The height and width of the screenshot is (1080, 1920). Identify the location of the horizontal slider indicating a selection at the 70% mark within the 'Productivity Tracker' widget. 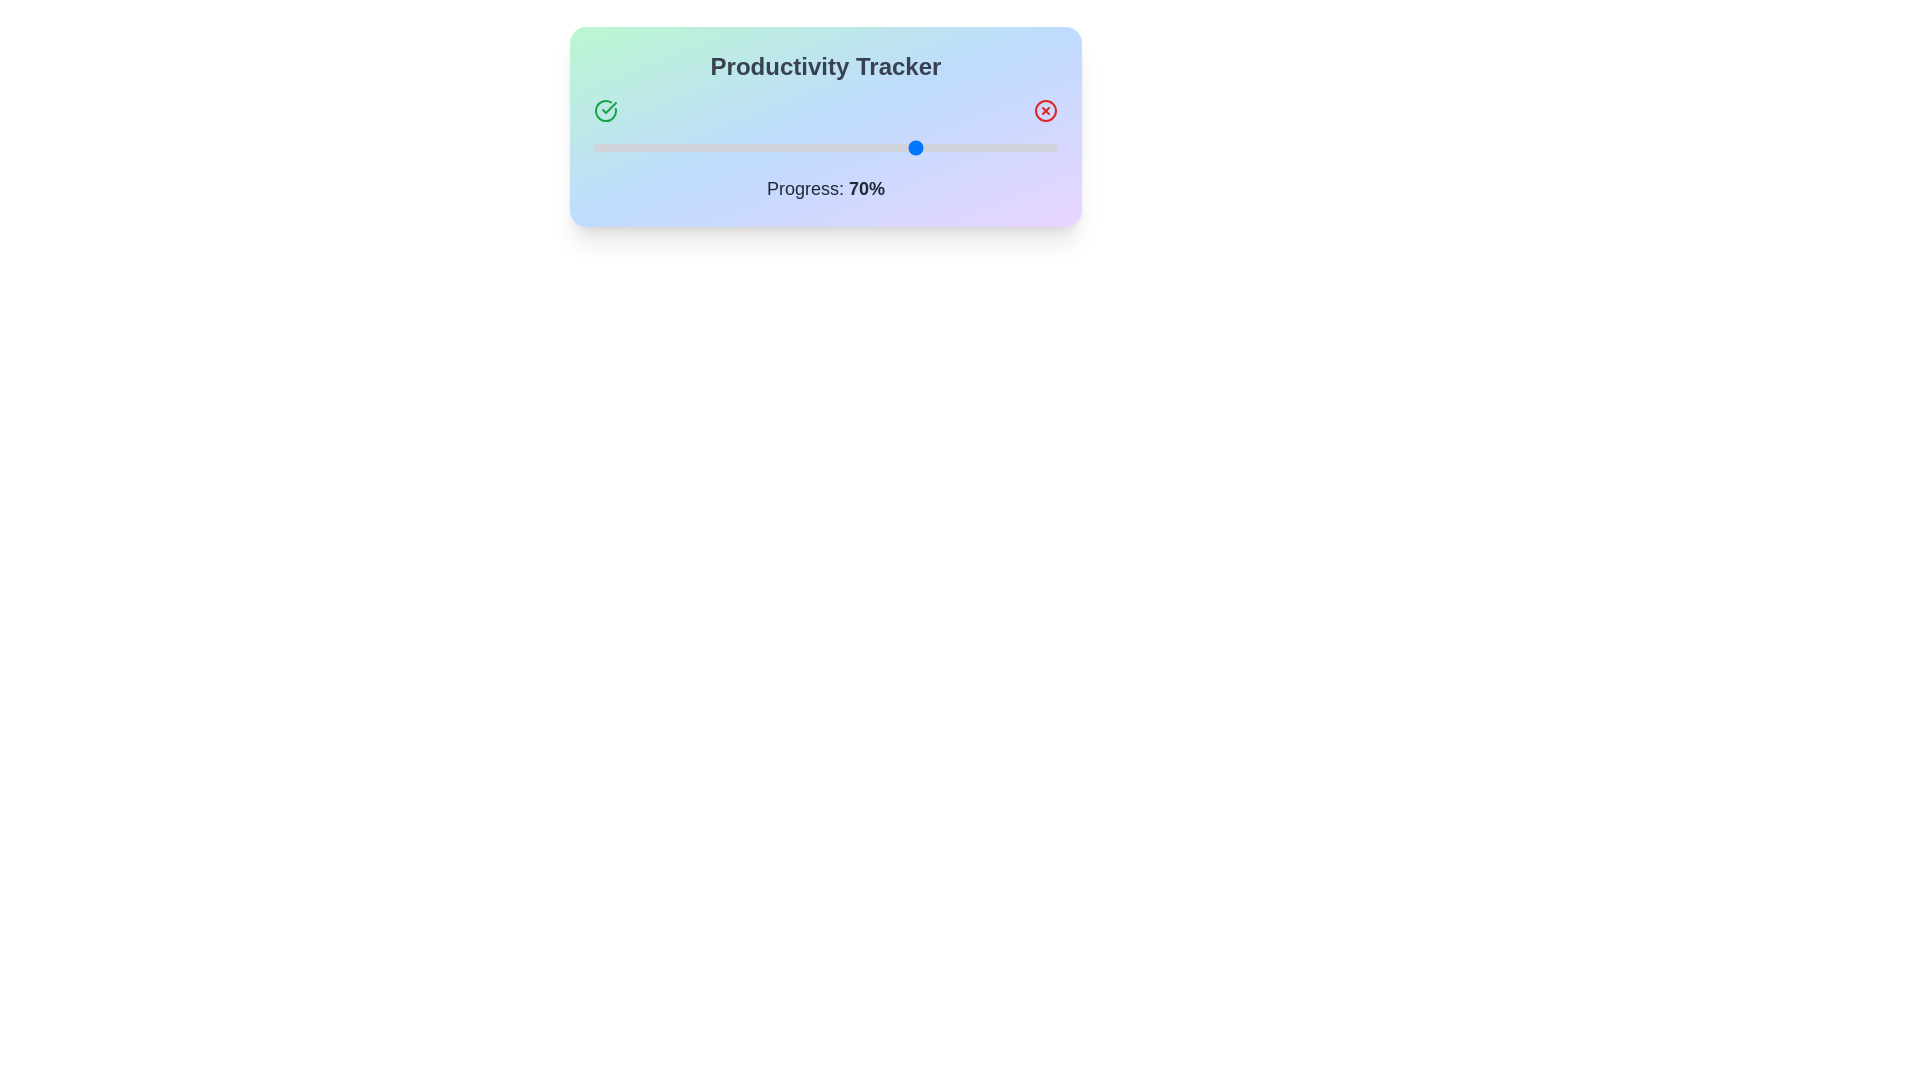
(825, 146).